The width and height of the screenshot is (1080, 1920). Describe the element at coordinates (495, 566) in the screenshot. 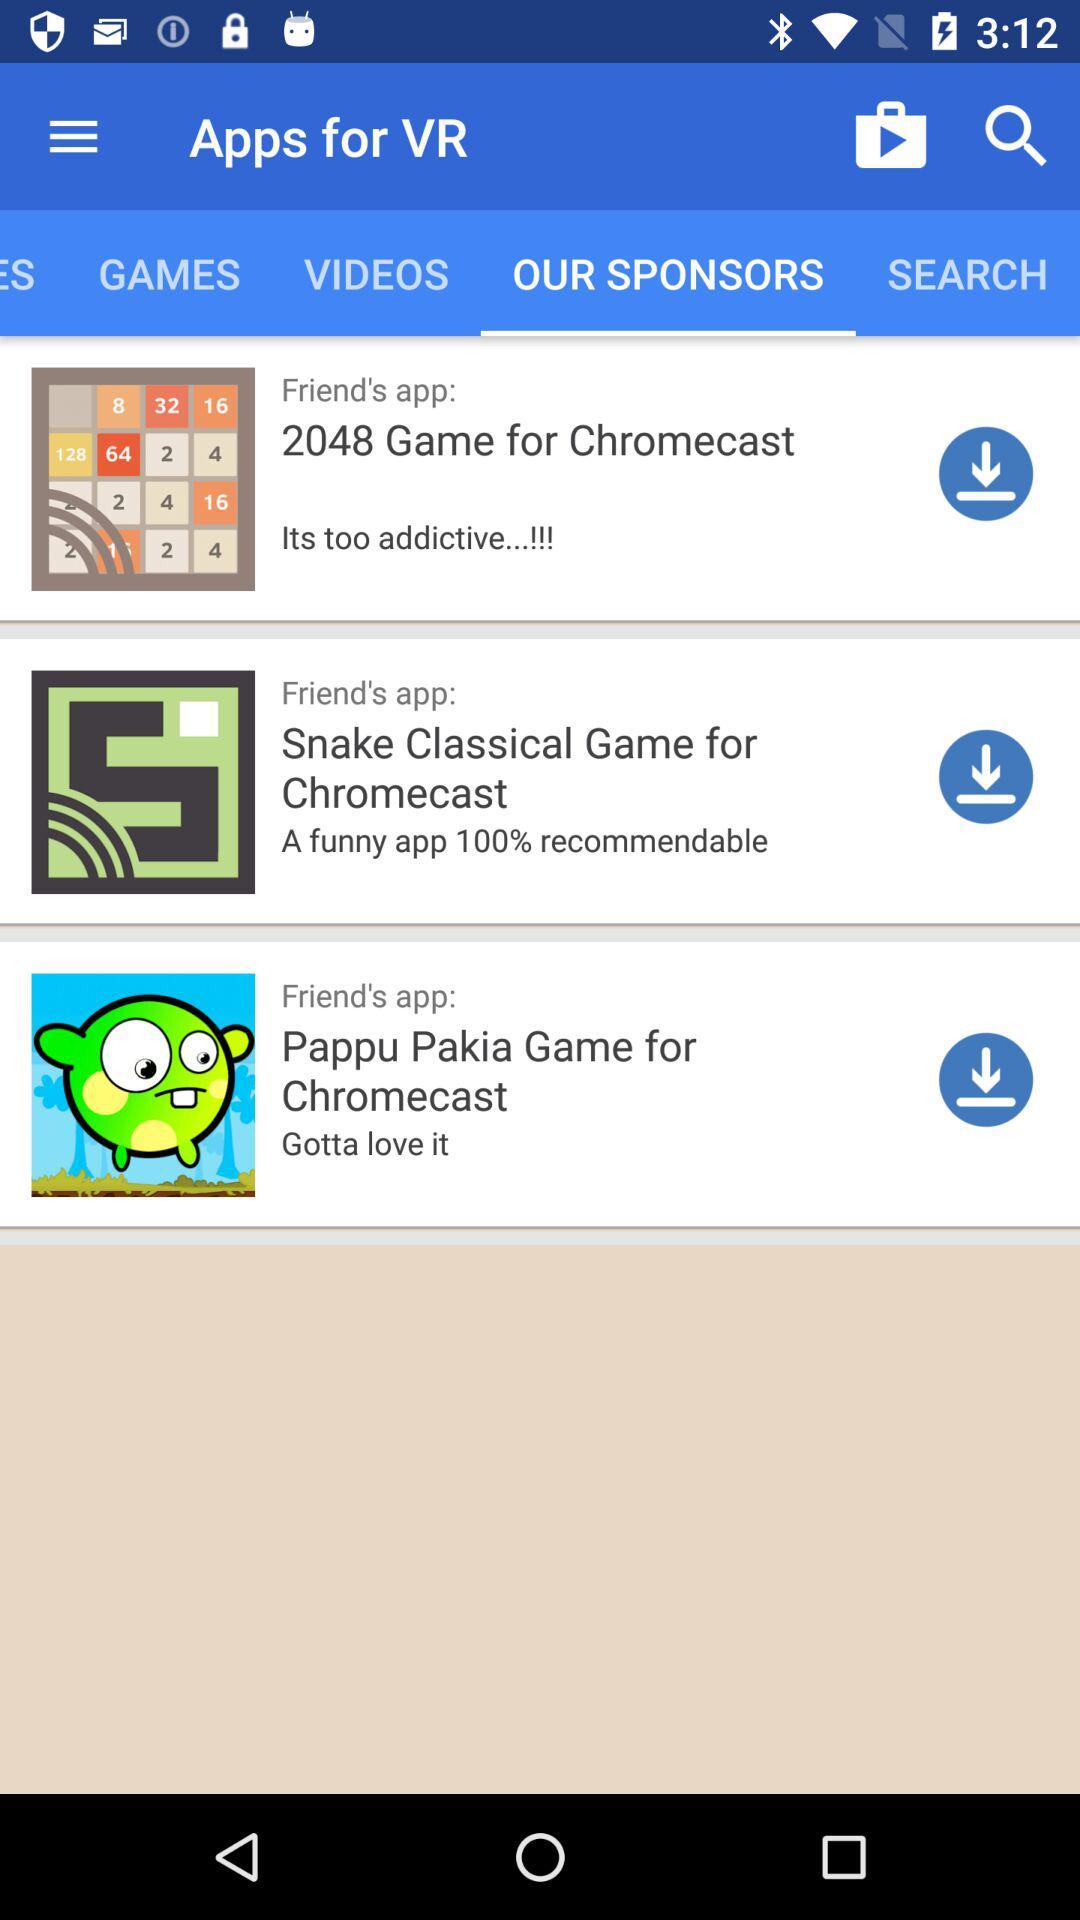

I see `the item above the friend's app: item` at that location.